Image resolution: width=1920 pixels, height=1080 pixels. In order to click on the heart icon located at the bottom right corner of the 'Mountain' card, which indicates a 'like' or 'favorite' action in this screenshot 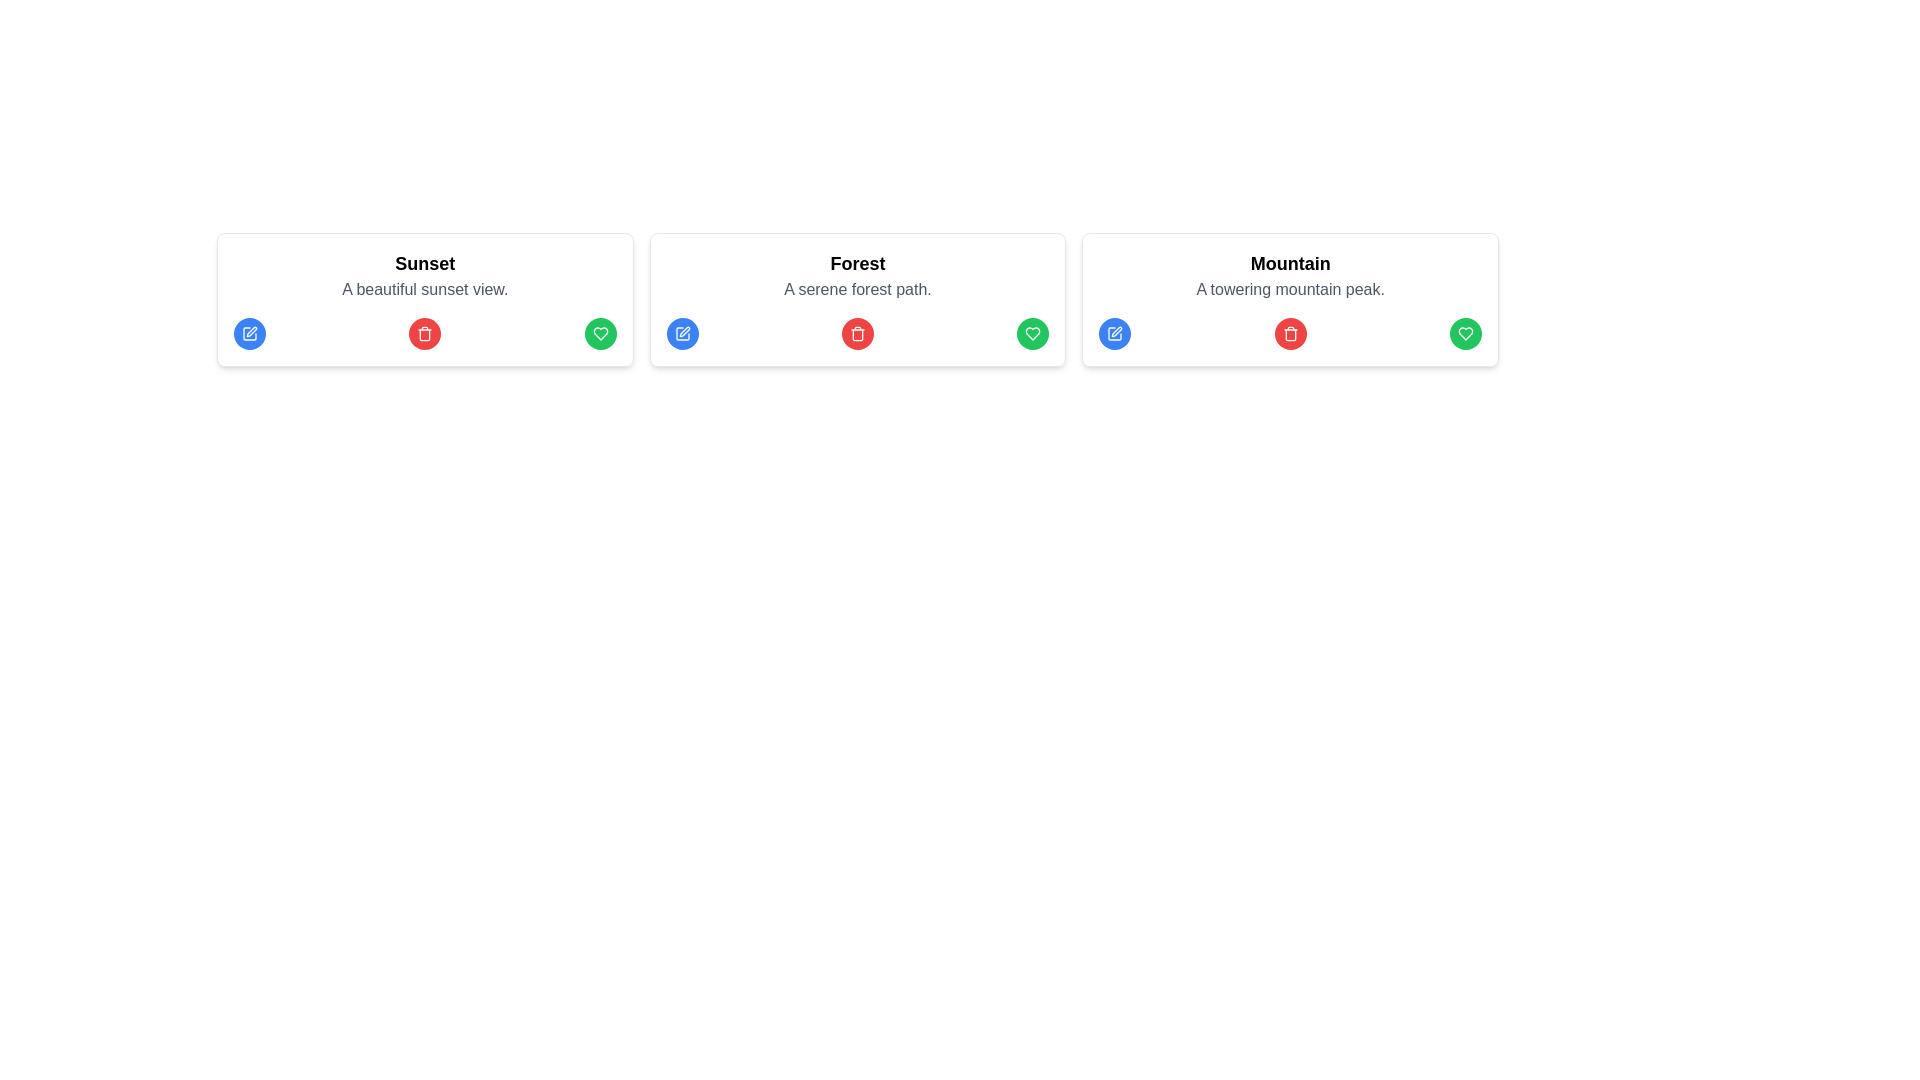, I will do `click(1465, 333)`.